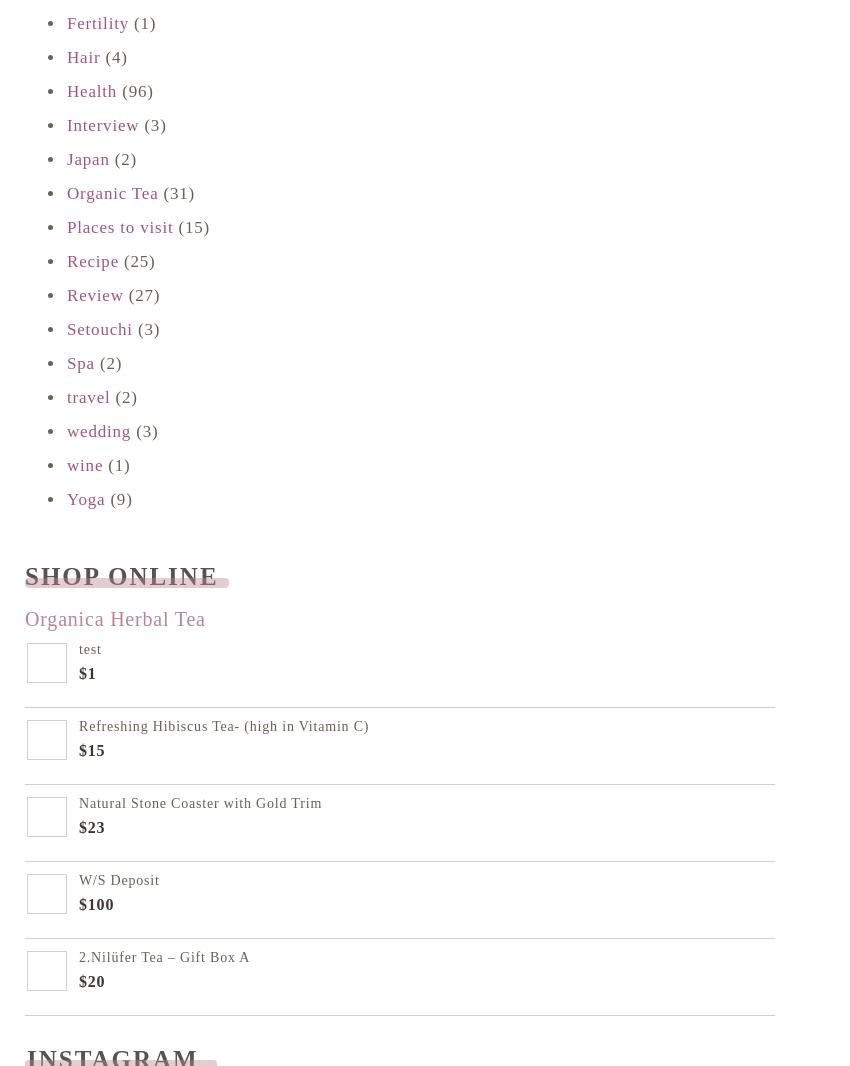  Describe the element at coordinates (87, 397) in the screenshot. I see `'travel'` at that location.